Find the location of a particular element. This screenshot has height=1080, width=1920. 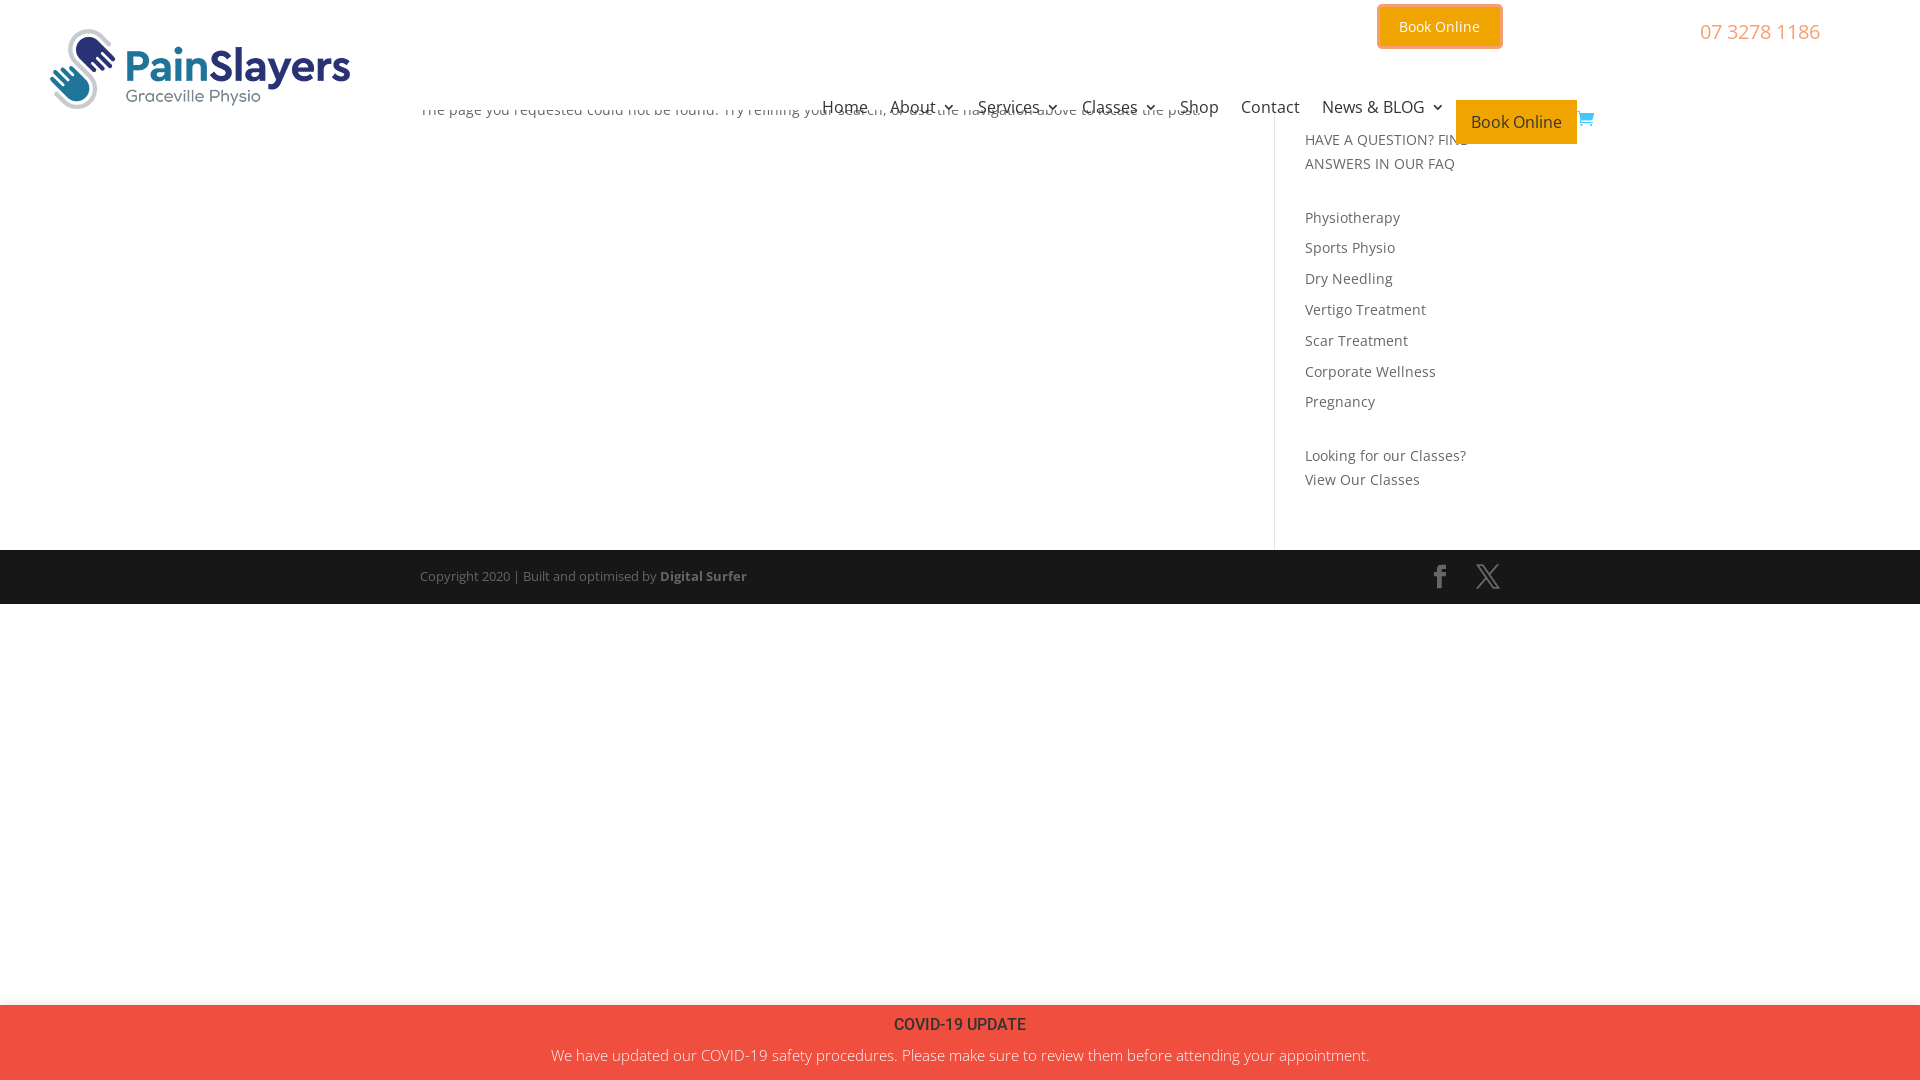

'News & BLOG' is located at coordinates (1382, 122).